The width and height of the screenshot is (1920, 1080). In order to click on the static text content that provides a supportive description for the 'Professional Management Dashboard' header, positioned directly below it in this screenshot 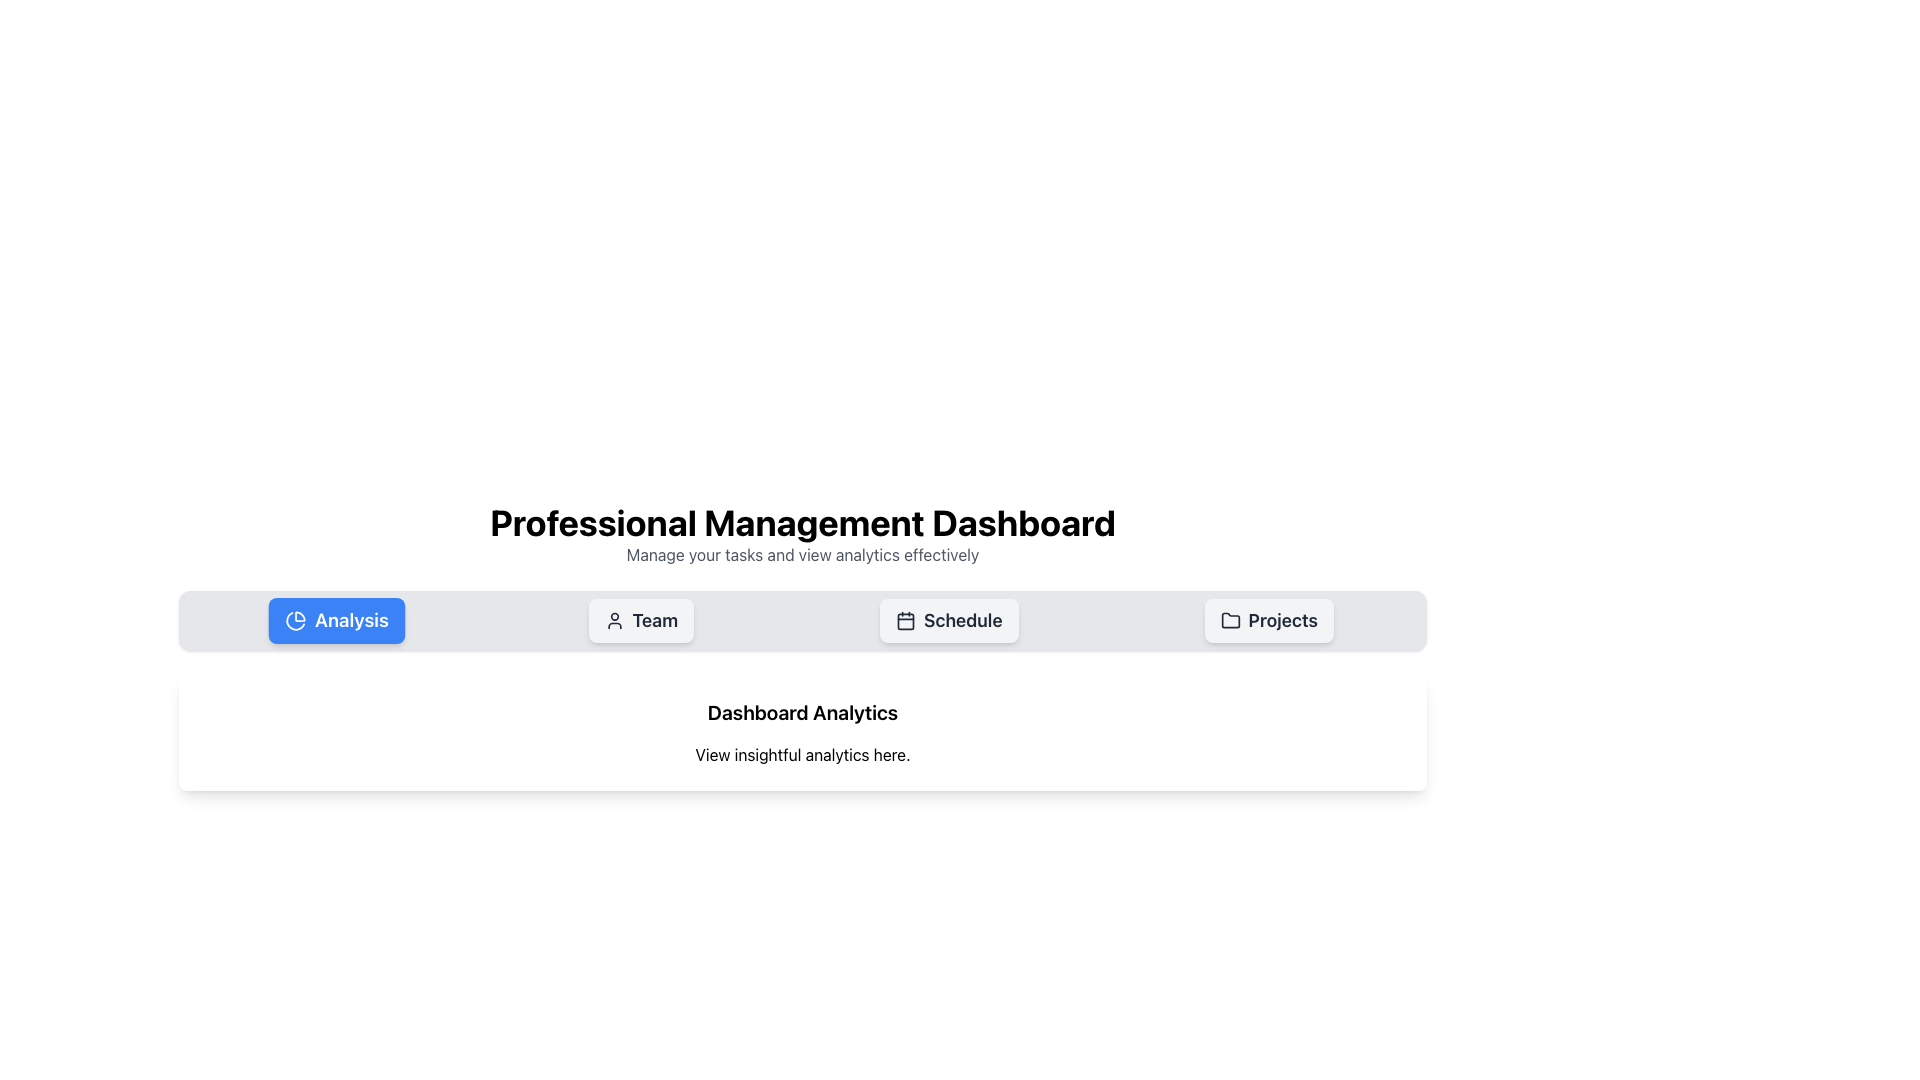, I will do `click(802, 555)`.